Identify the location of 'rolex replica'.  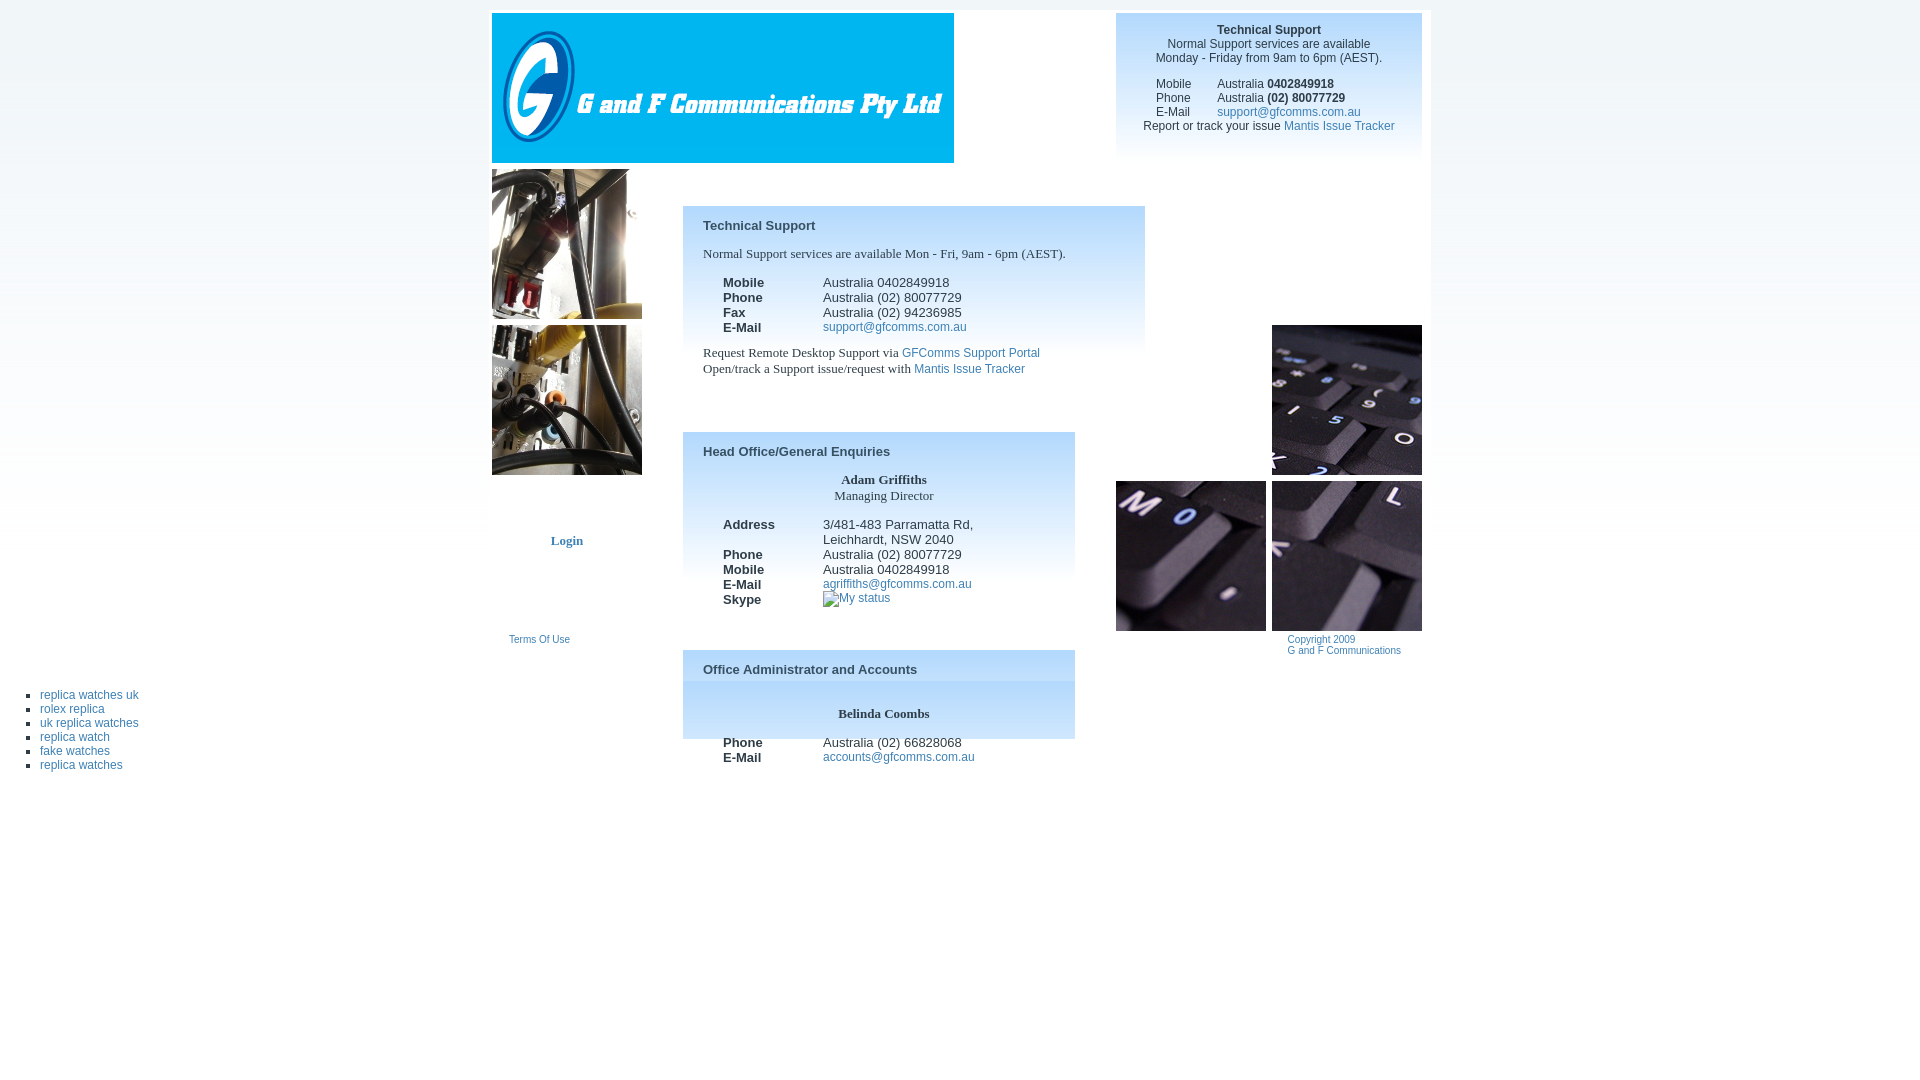
(72, 708).